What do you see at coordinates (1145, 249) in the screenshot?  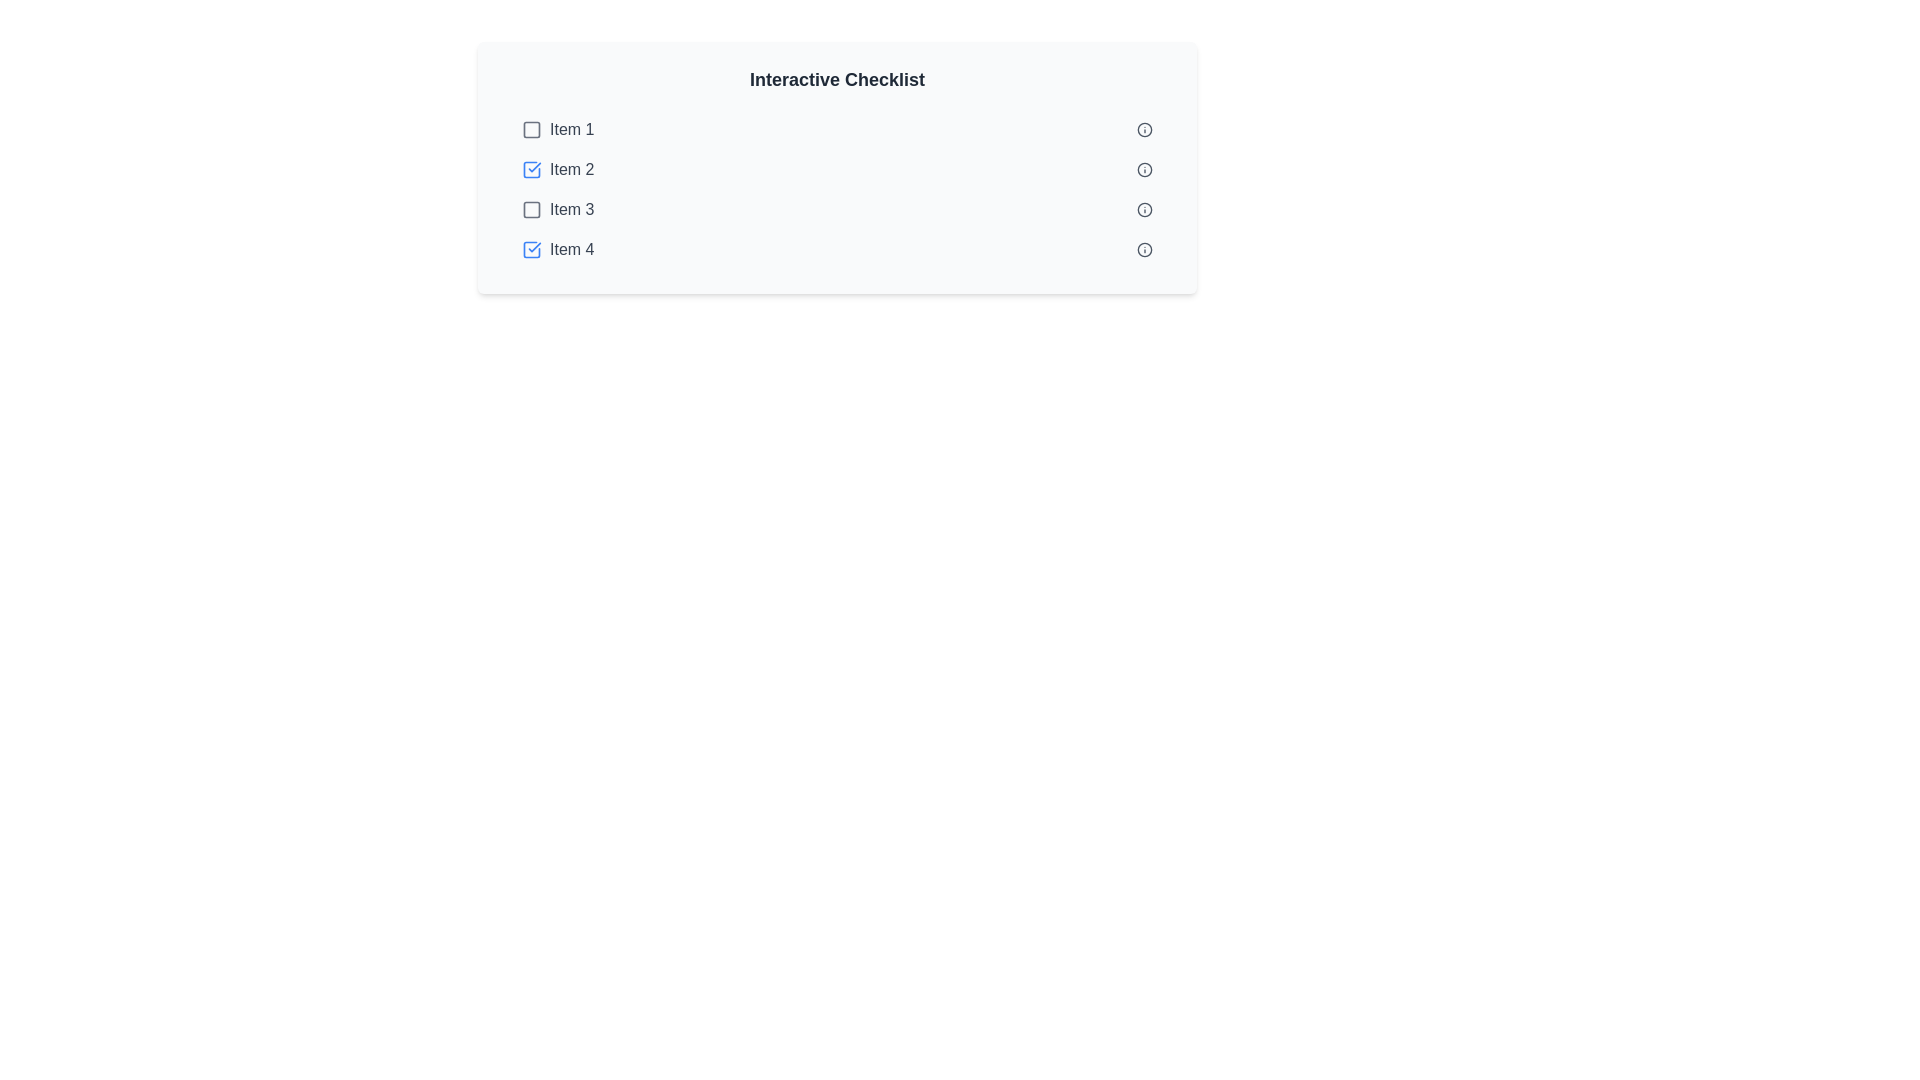 I see `the information icon for task 4` at bounding box center [1145, 249].